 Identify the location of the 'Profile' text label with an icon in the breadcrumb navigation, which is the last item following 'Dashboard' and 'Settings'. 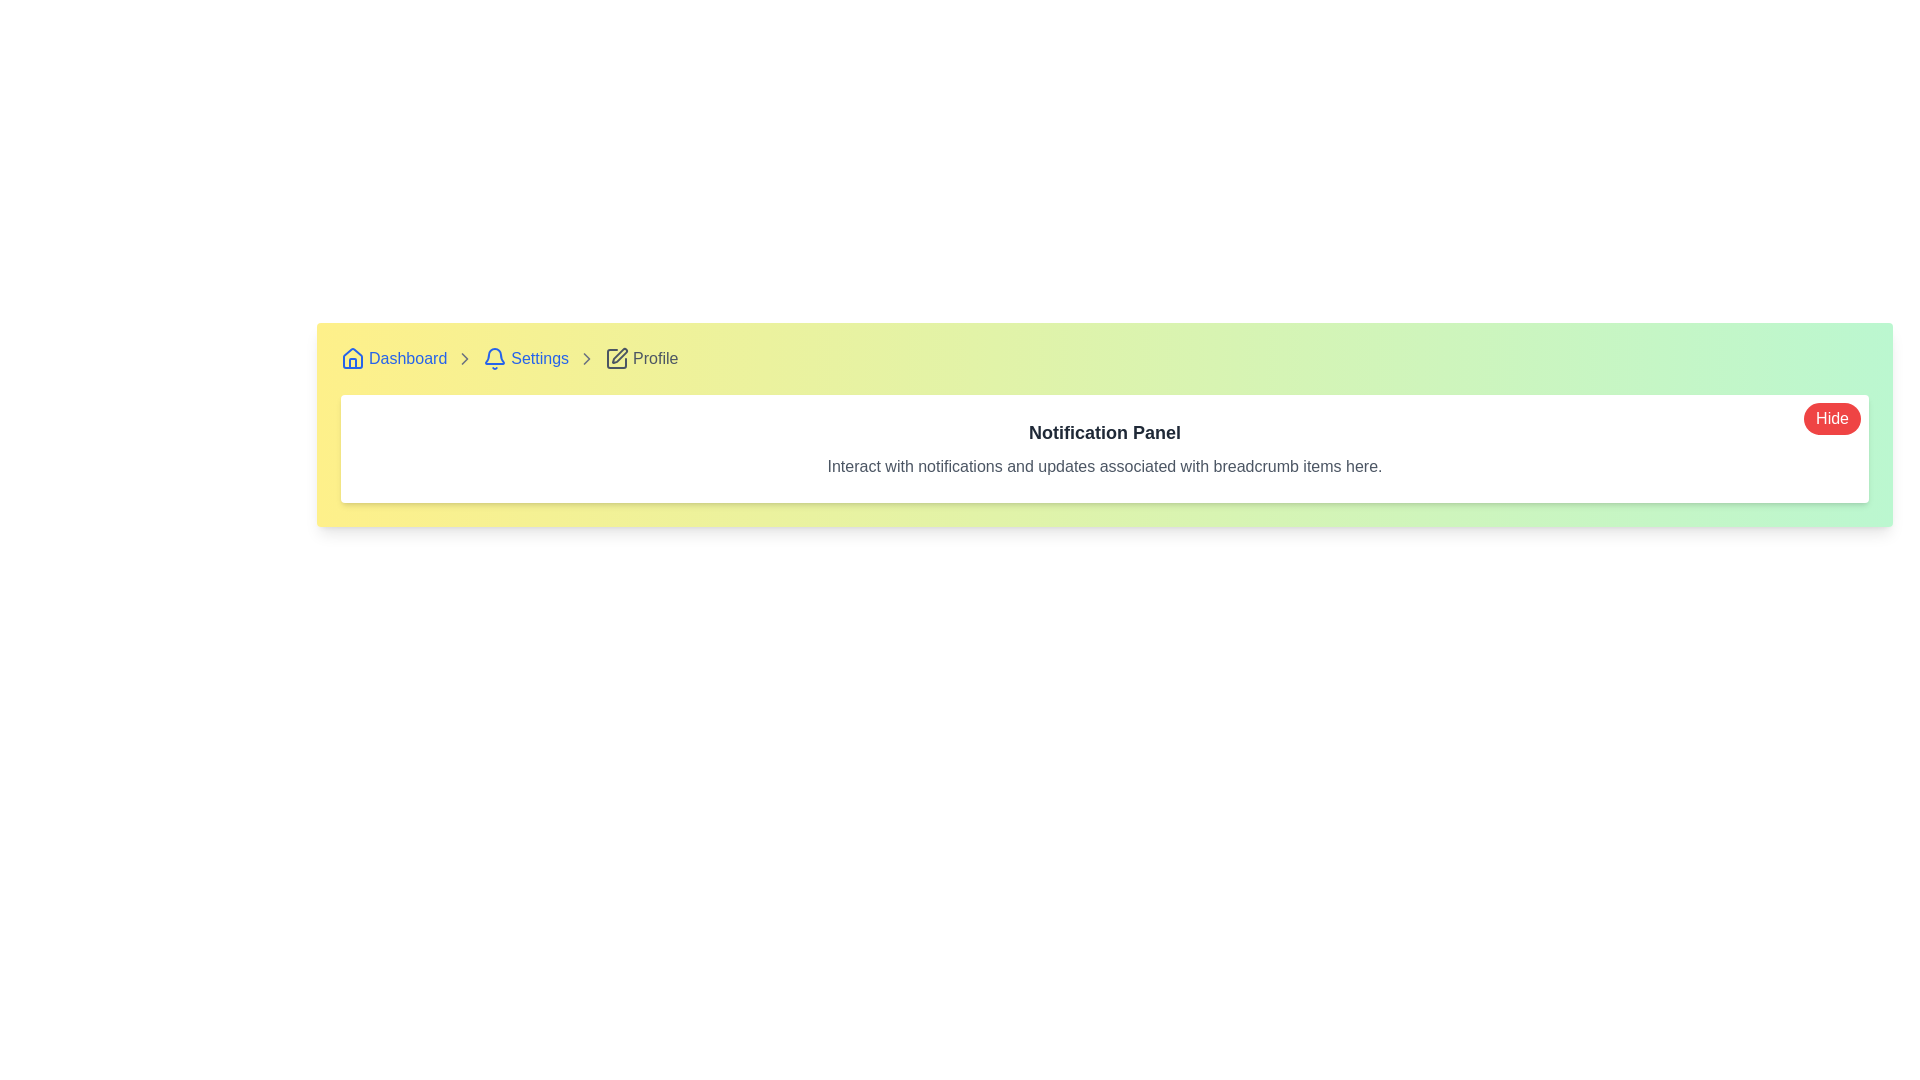
(641, 357).